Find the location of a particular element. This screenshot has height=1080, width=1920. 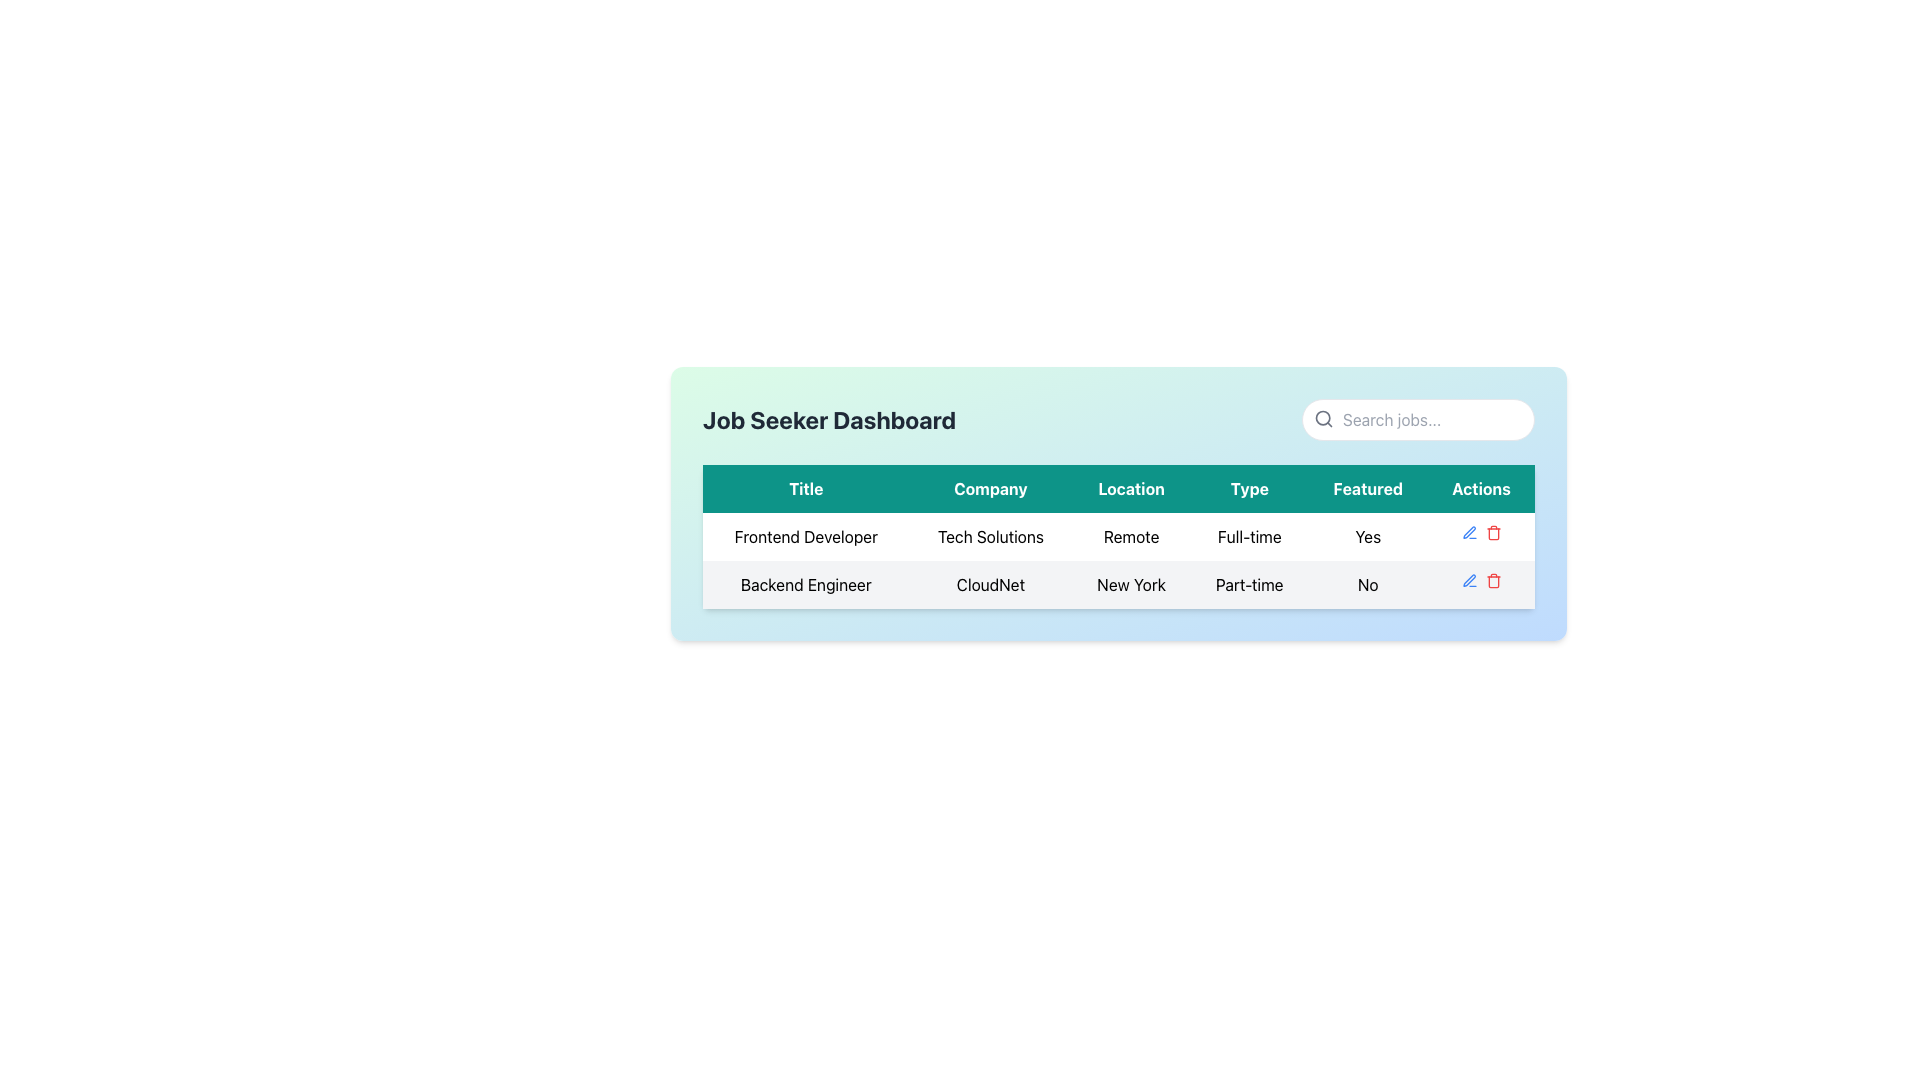

the text label reading 'Backend Engineer' located in the second row of the table, first column under 'Title' is located at coordinates (806, 585).